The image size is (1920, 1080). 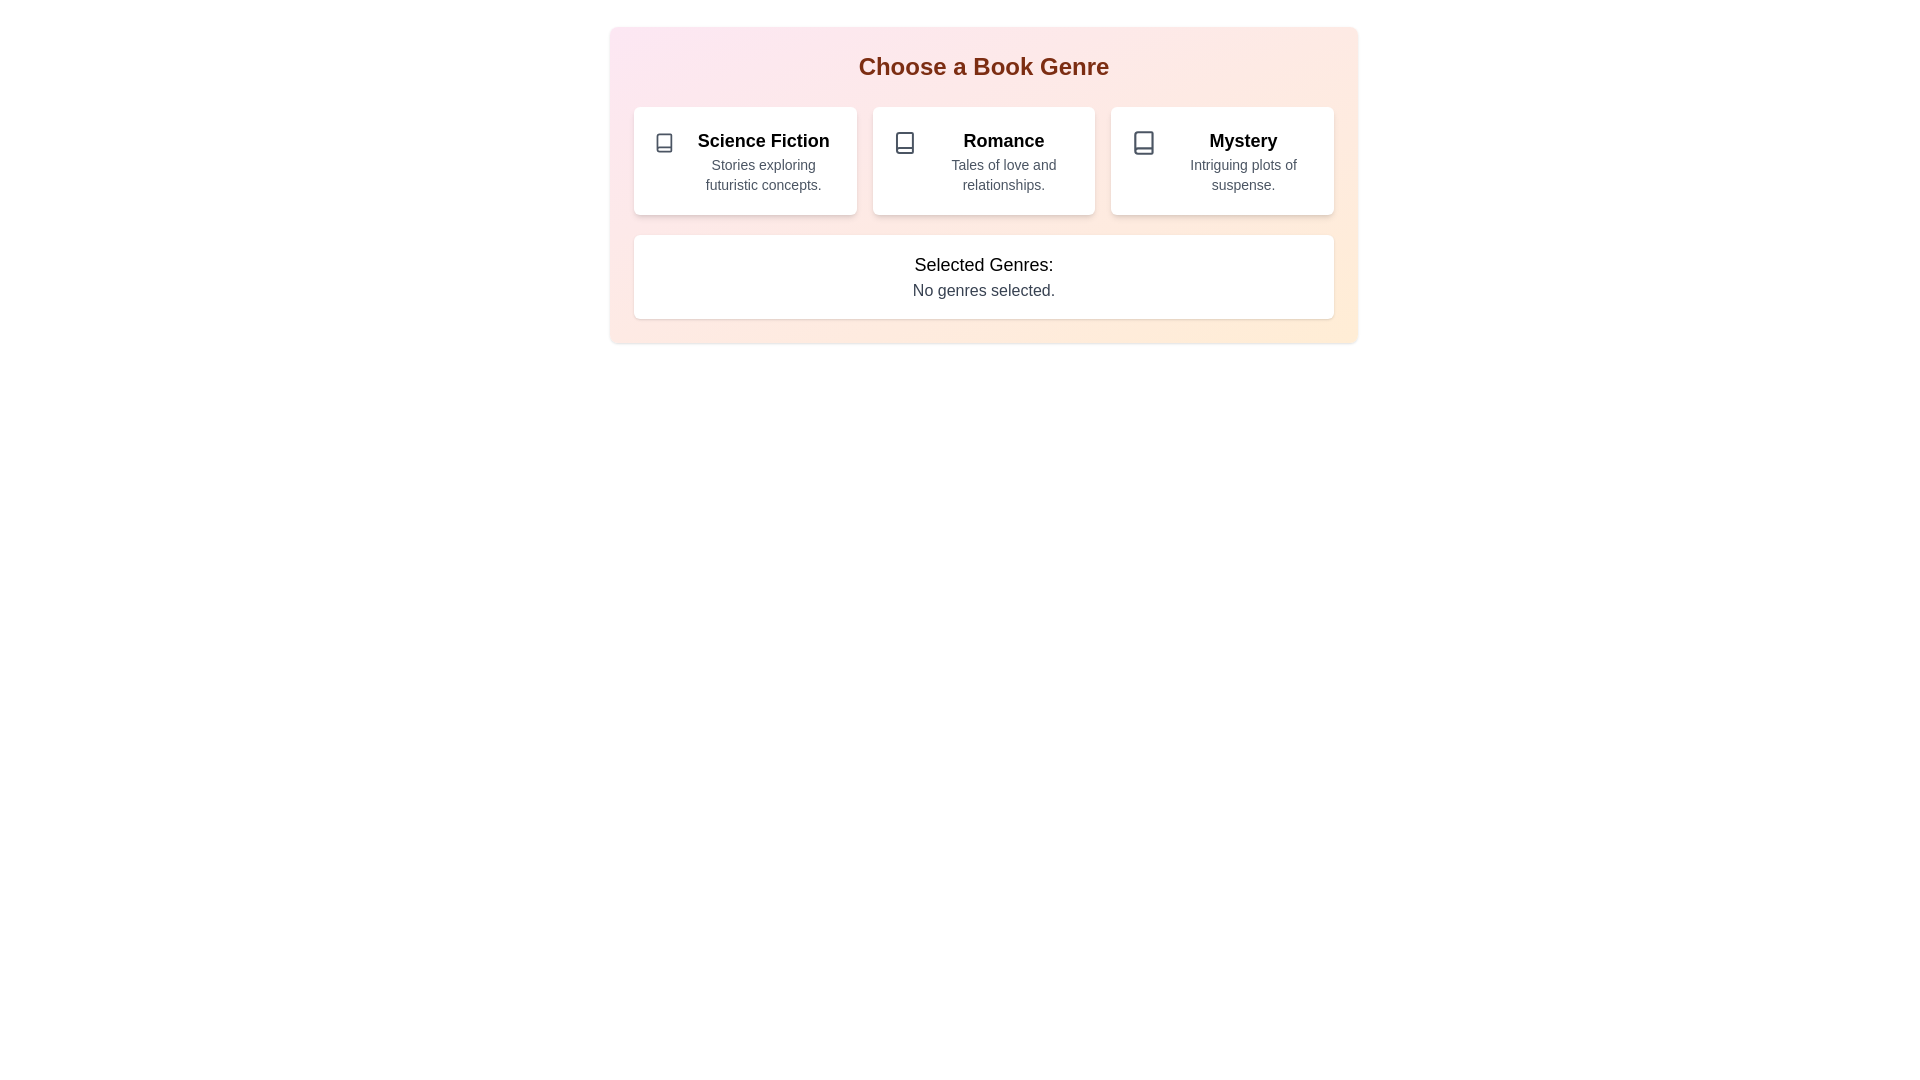 I want to click on the 'Science Fiction' text element in the genre selection interface, which is the first option in a grid layout, so click(x=762, y=160).